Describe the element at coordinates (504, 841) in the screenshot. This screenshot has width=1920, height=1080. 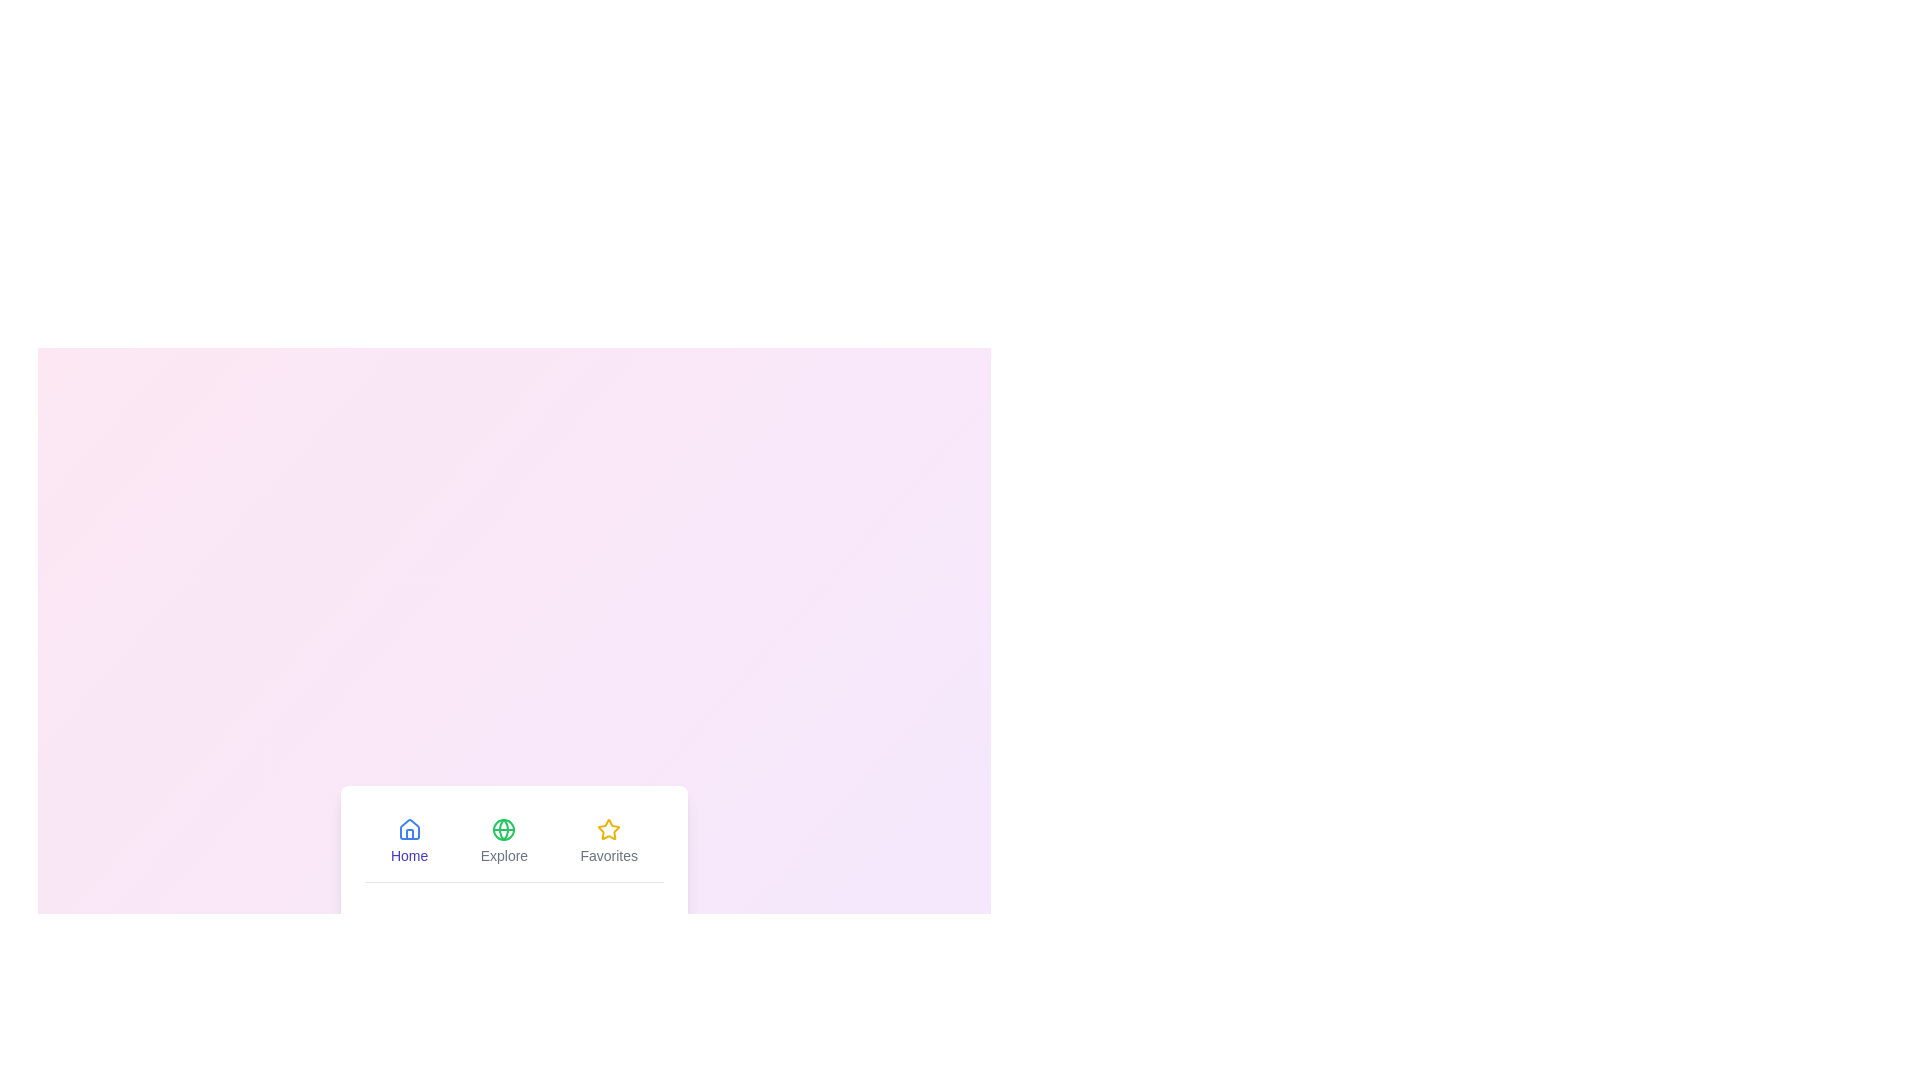
I see `the Explore tab to switch to it` at that location.